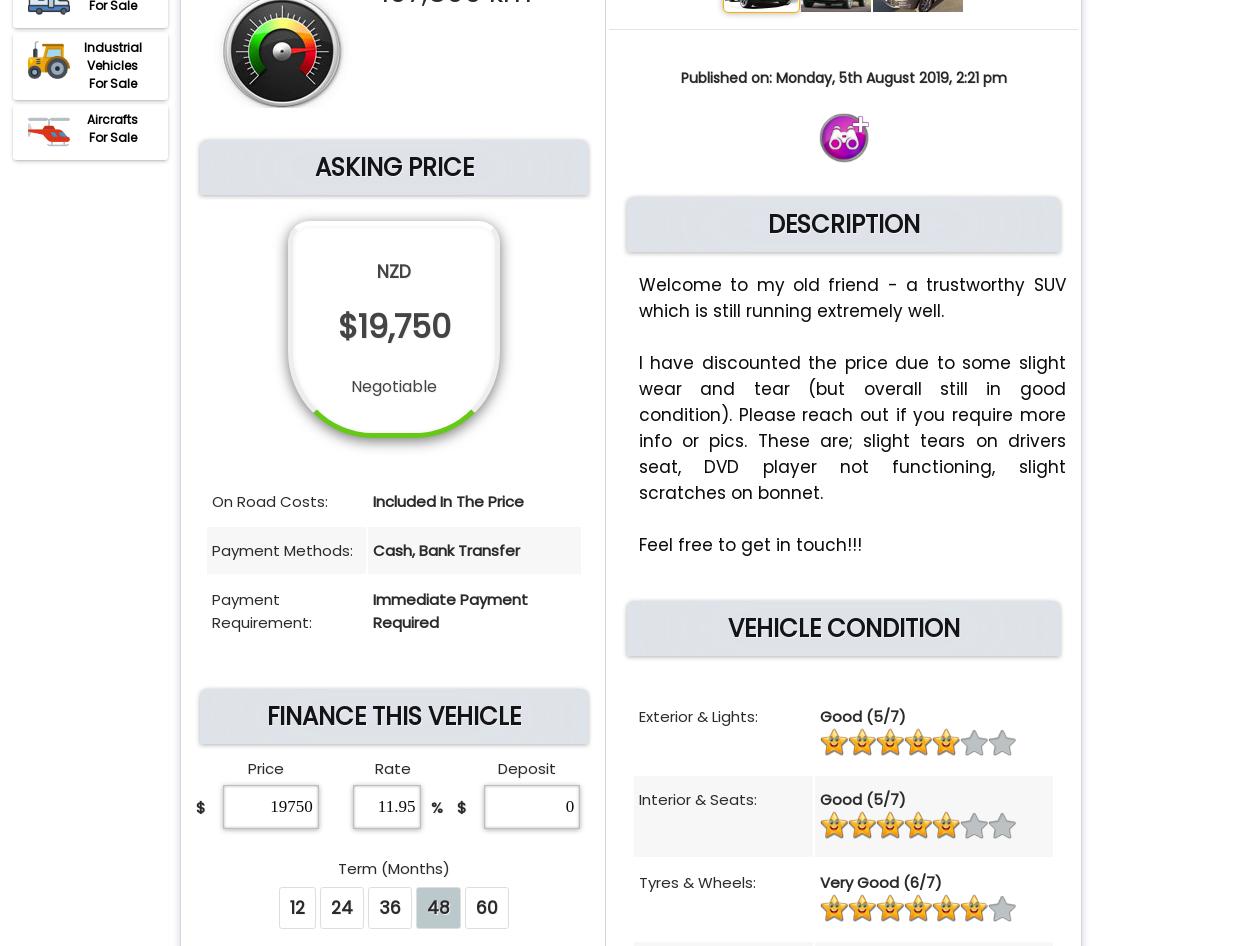 The width and height of the screenshot is (1260, 946). I want to click on 'Negotiable', so click(394, 386).